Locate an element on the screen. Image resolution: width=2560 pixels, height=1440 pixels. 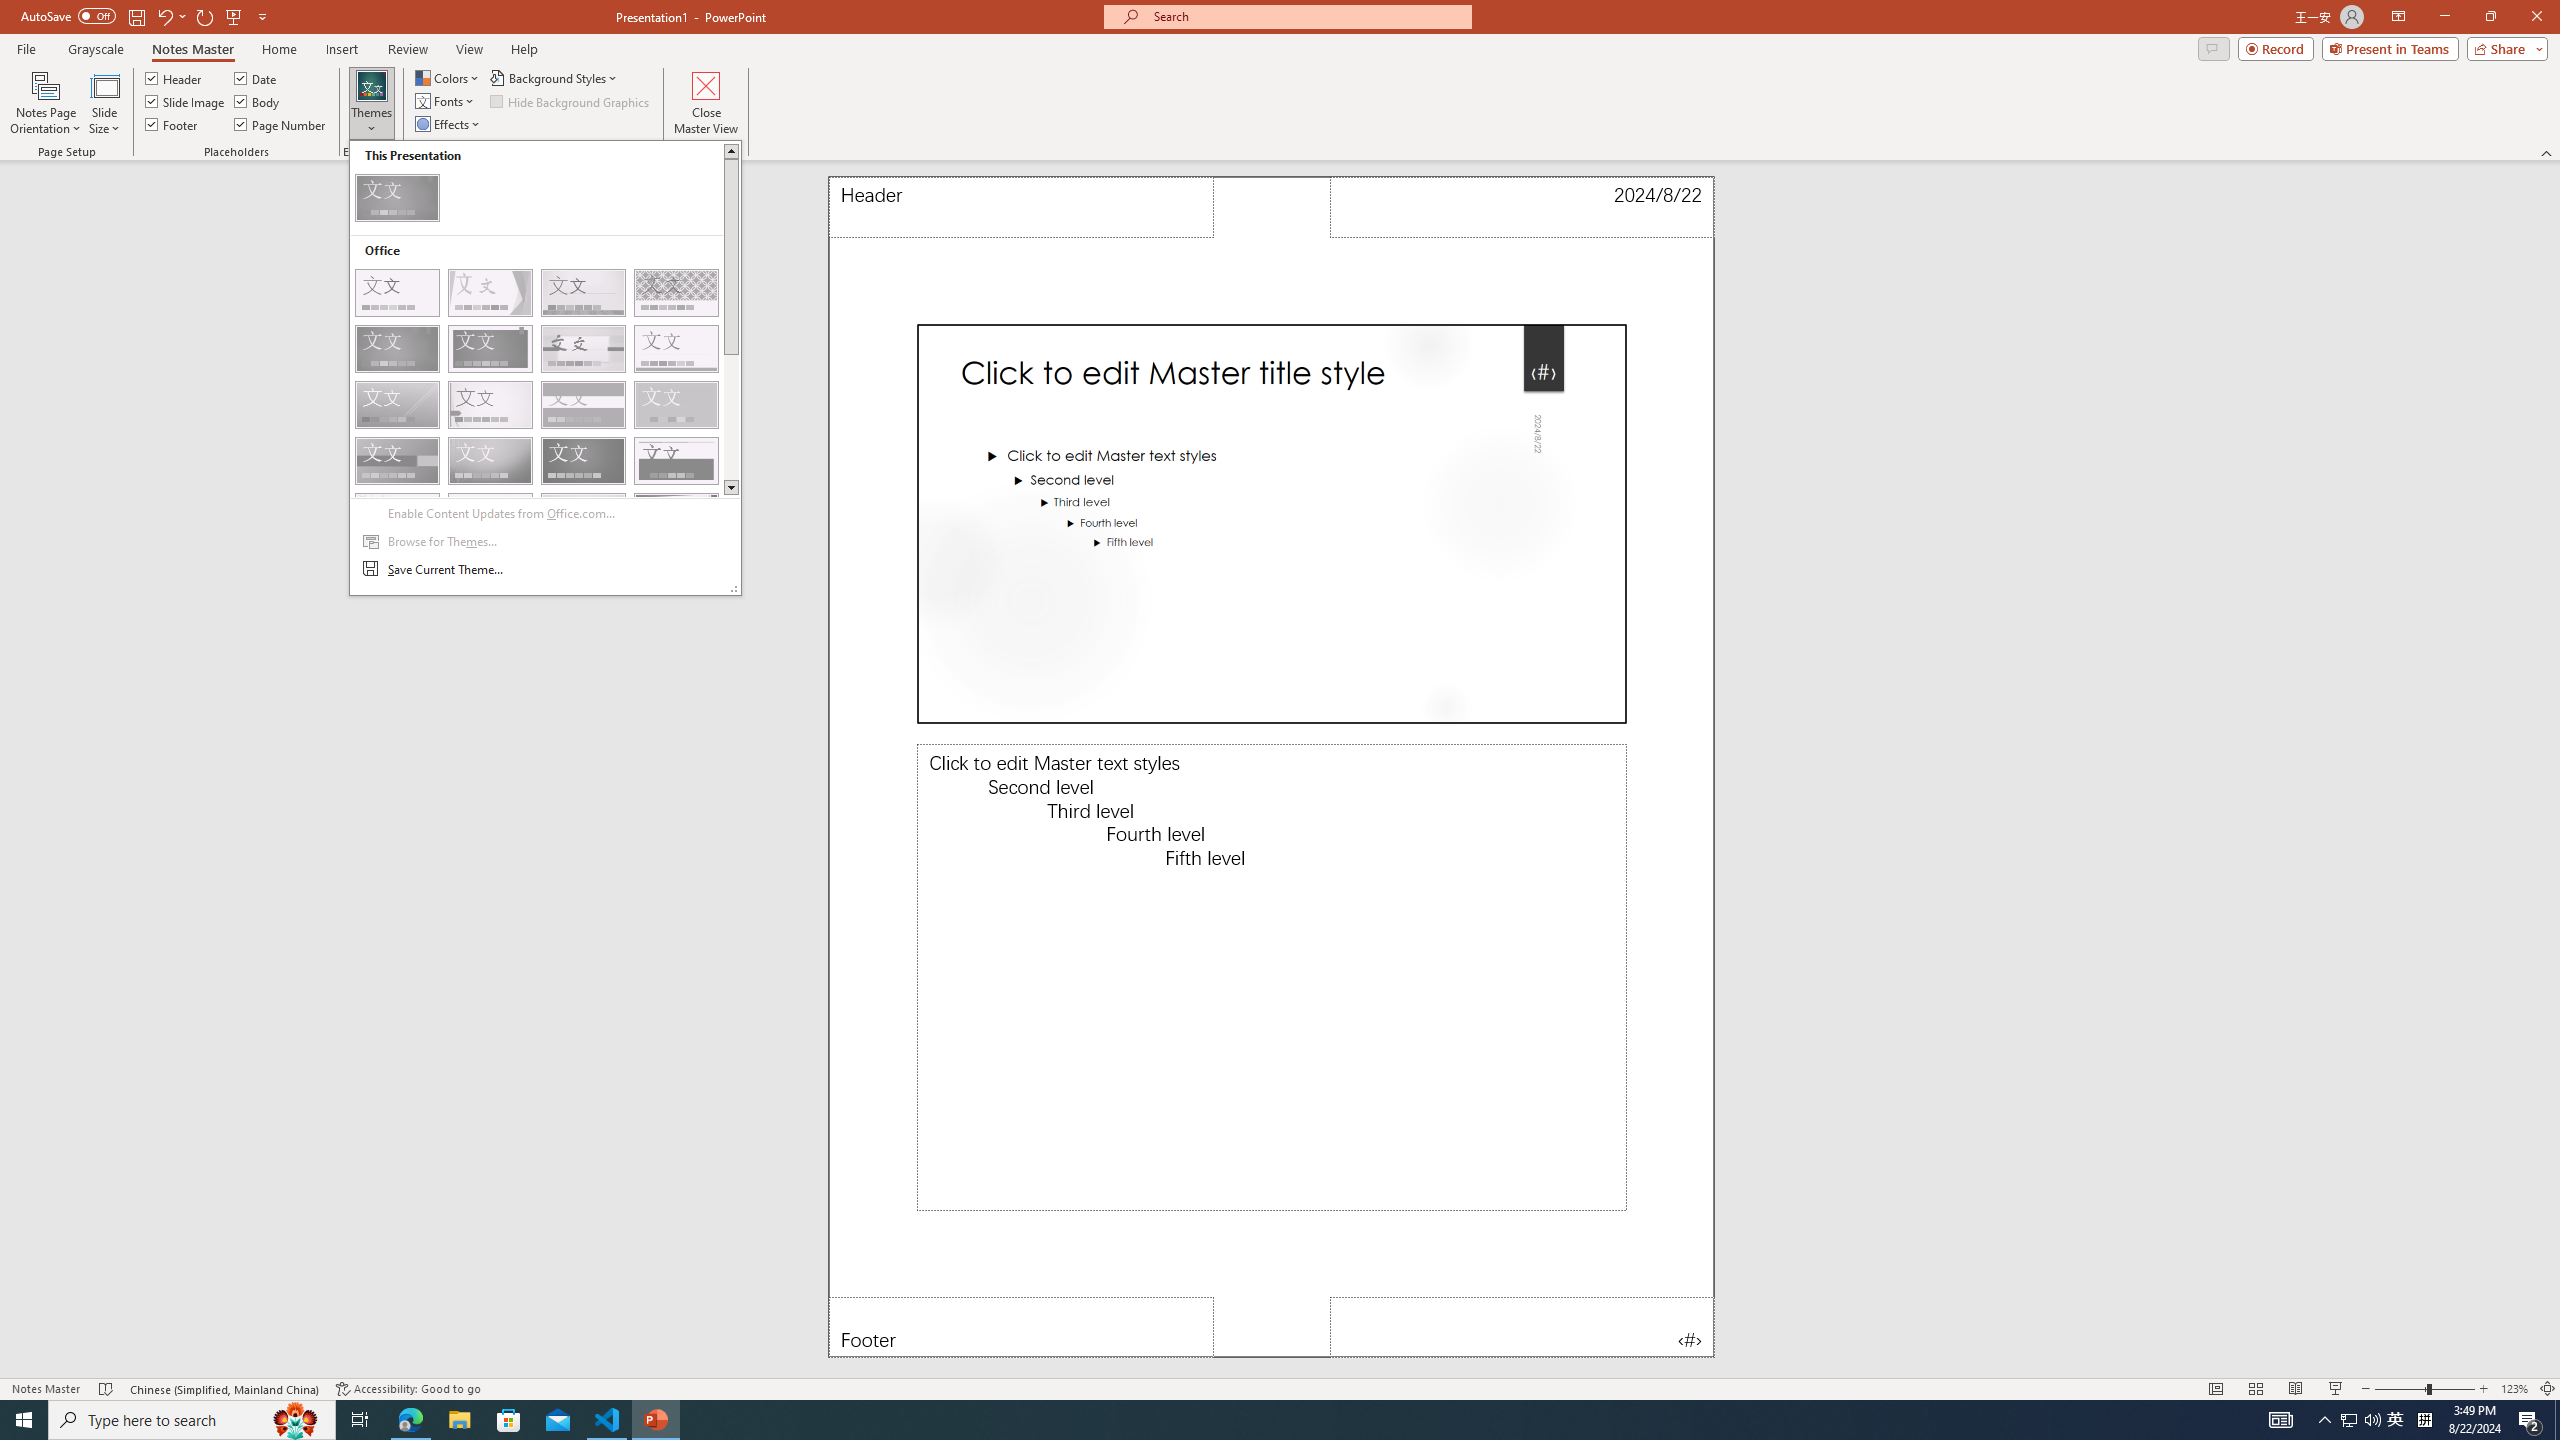
'Themes' is located at coordinates (370, 103).